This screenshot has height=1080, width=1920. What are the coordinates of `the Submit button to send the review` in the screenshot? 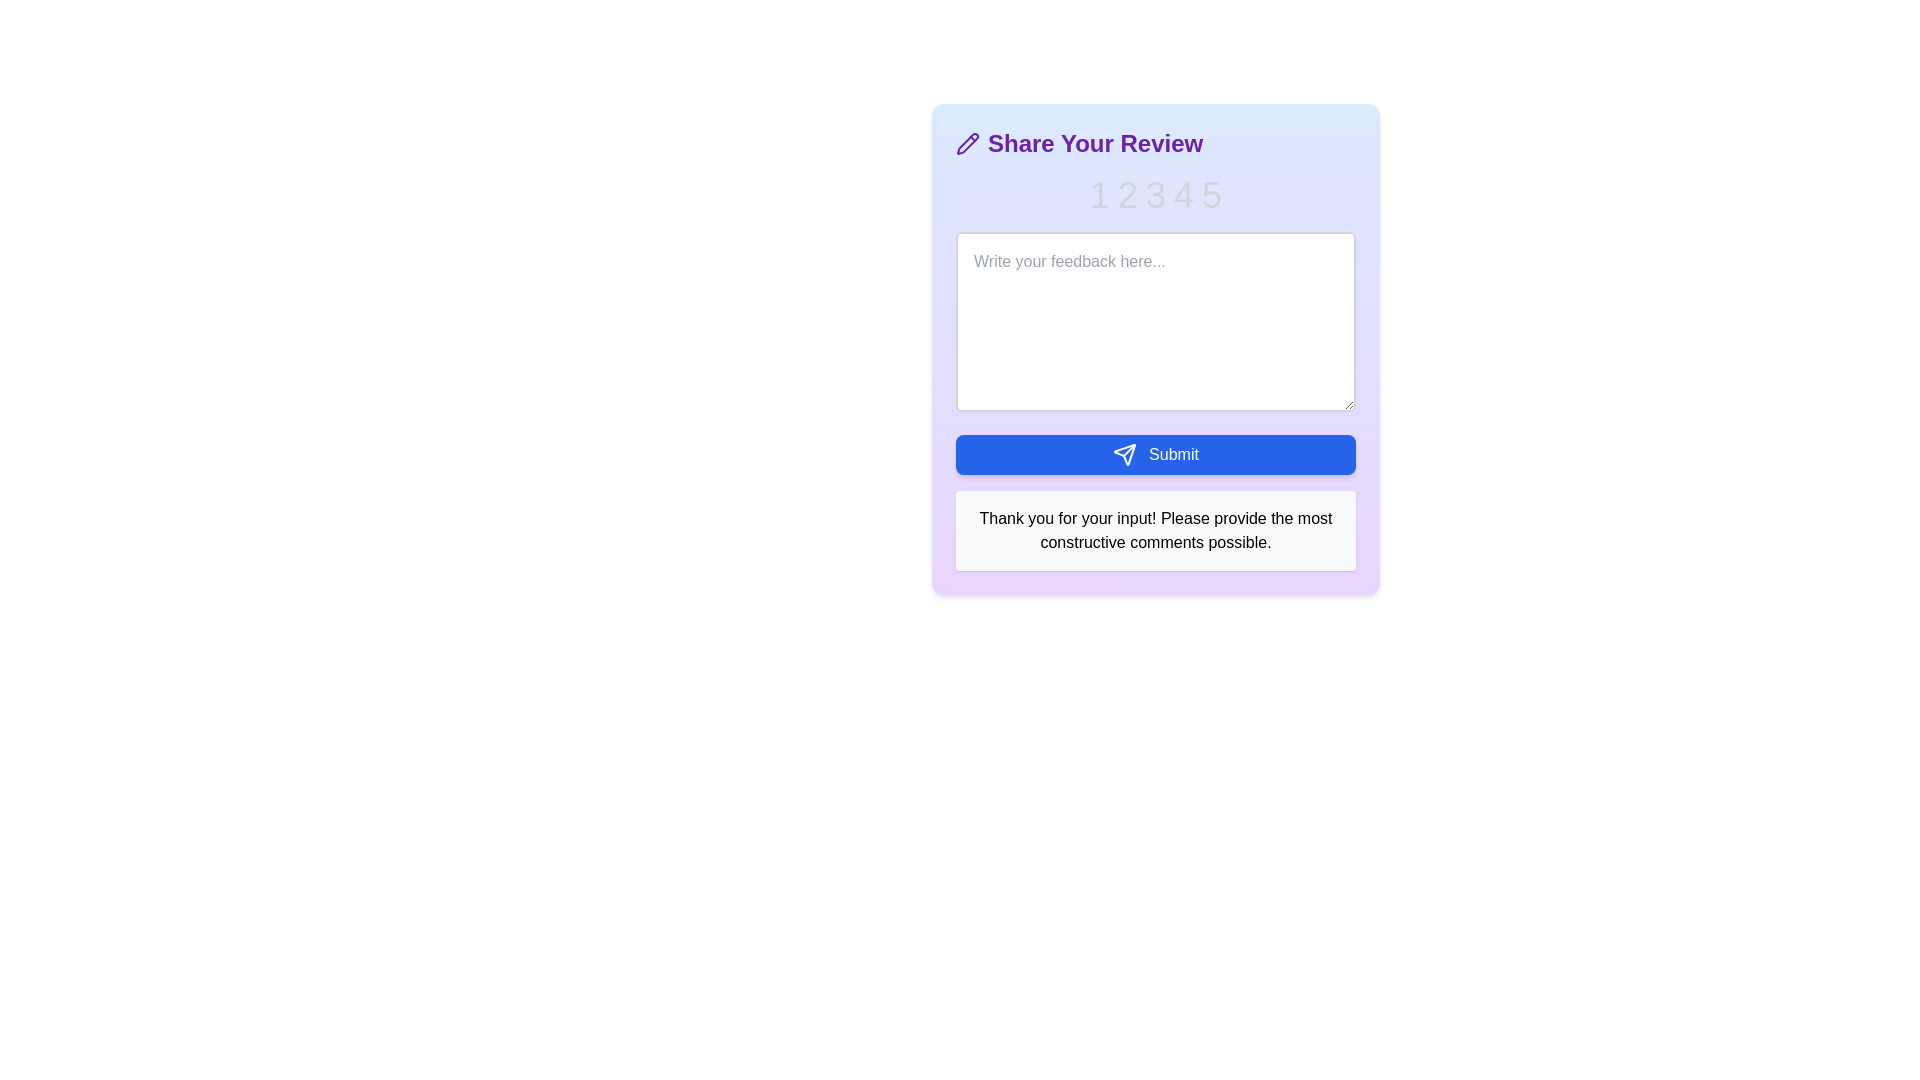 It's located at (1156, 455).